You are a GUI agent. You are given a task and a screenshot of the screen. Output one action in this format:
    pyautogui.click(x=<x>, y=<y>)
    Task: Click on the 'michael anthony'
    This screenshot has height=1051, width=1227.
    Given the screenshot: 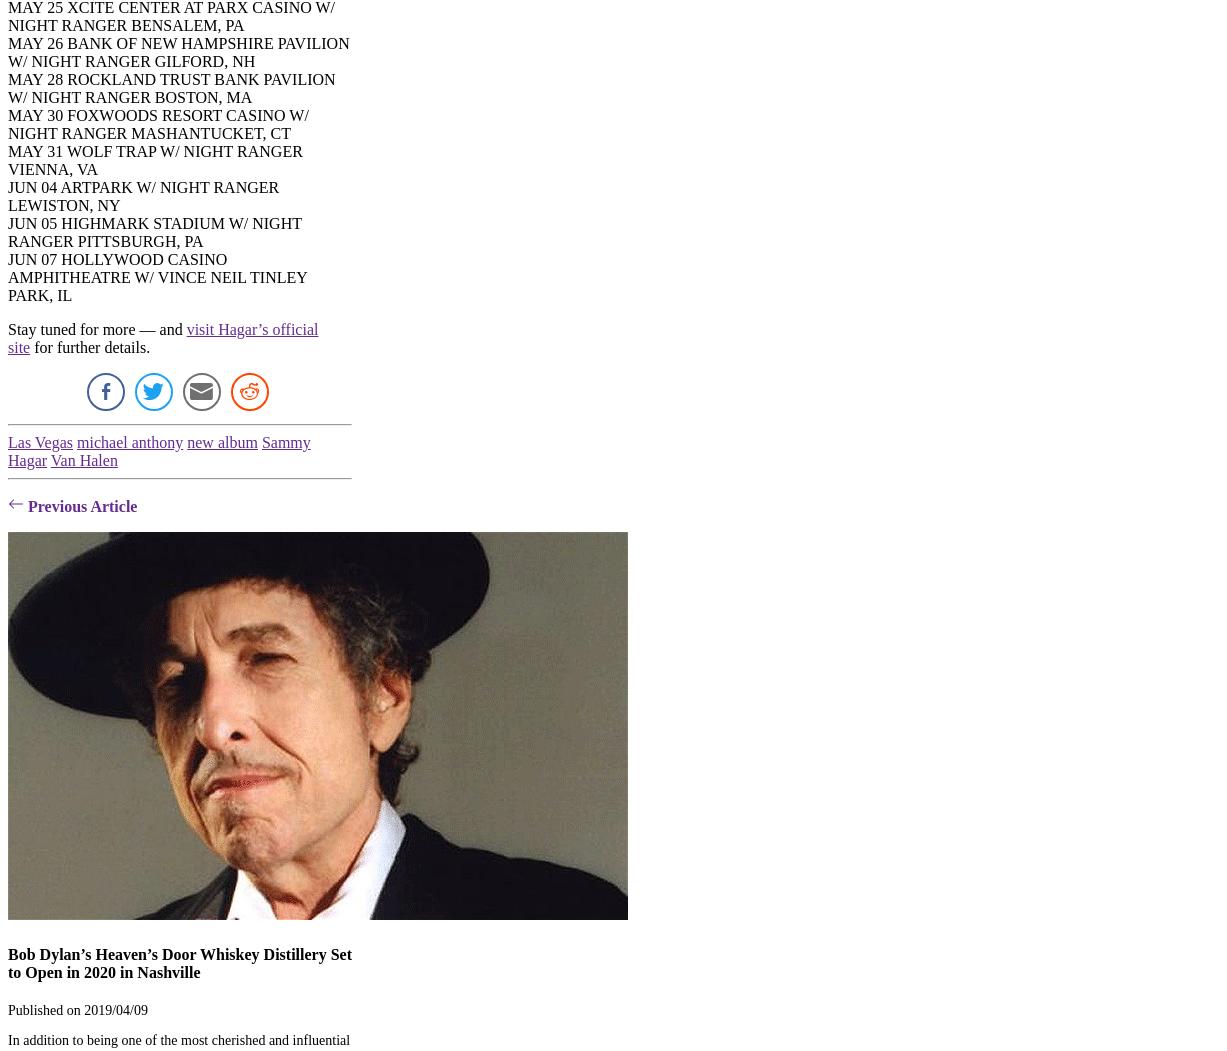 What is the action you would take?
    pyautogui.click(x=128, y=442)
    